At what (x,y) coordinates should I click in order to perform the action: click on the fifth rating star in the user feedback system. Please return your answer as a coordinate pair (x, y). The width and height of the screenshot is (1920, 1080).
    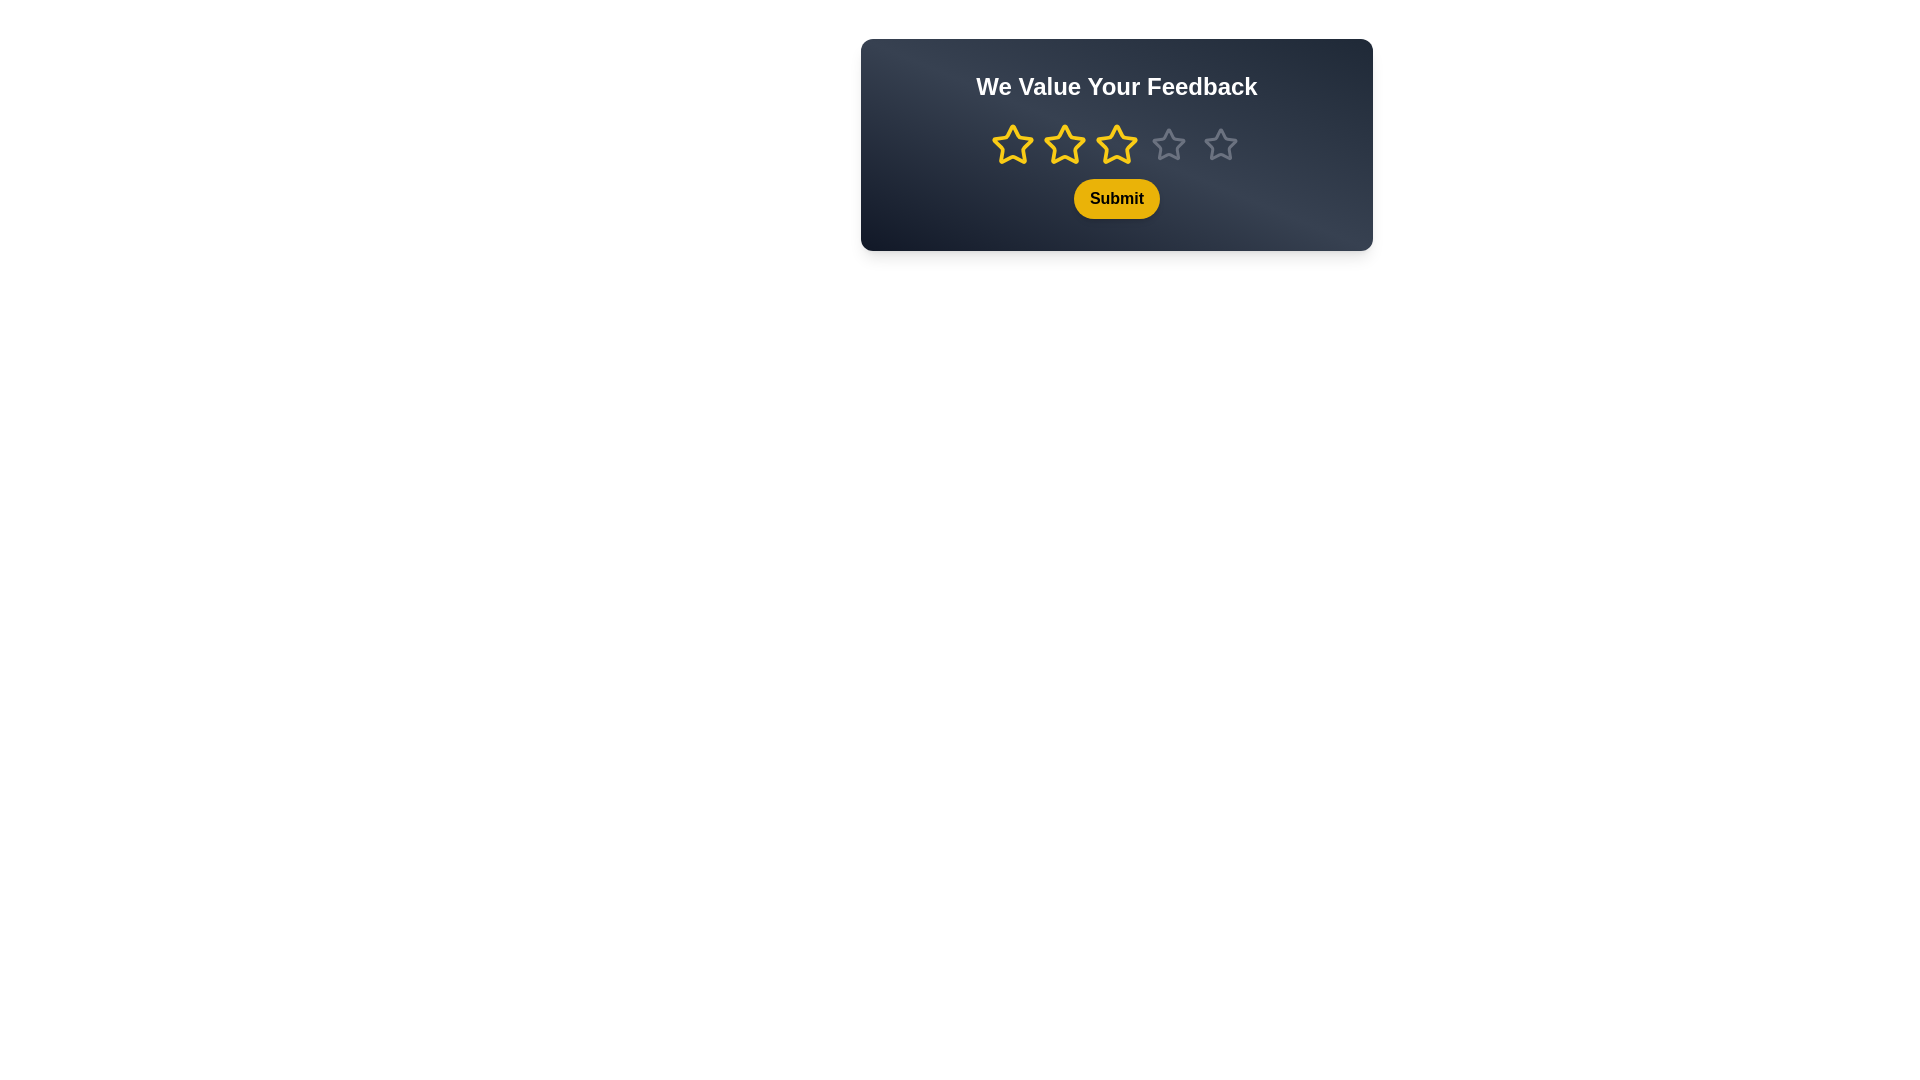
    Looking at the image, I should click on (1219, 144).